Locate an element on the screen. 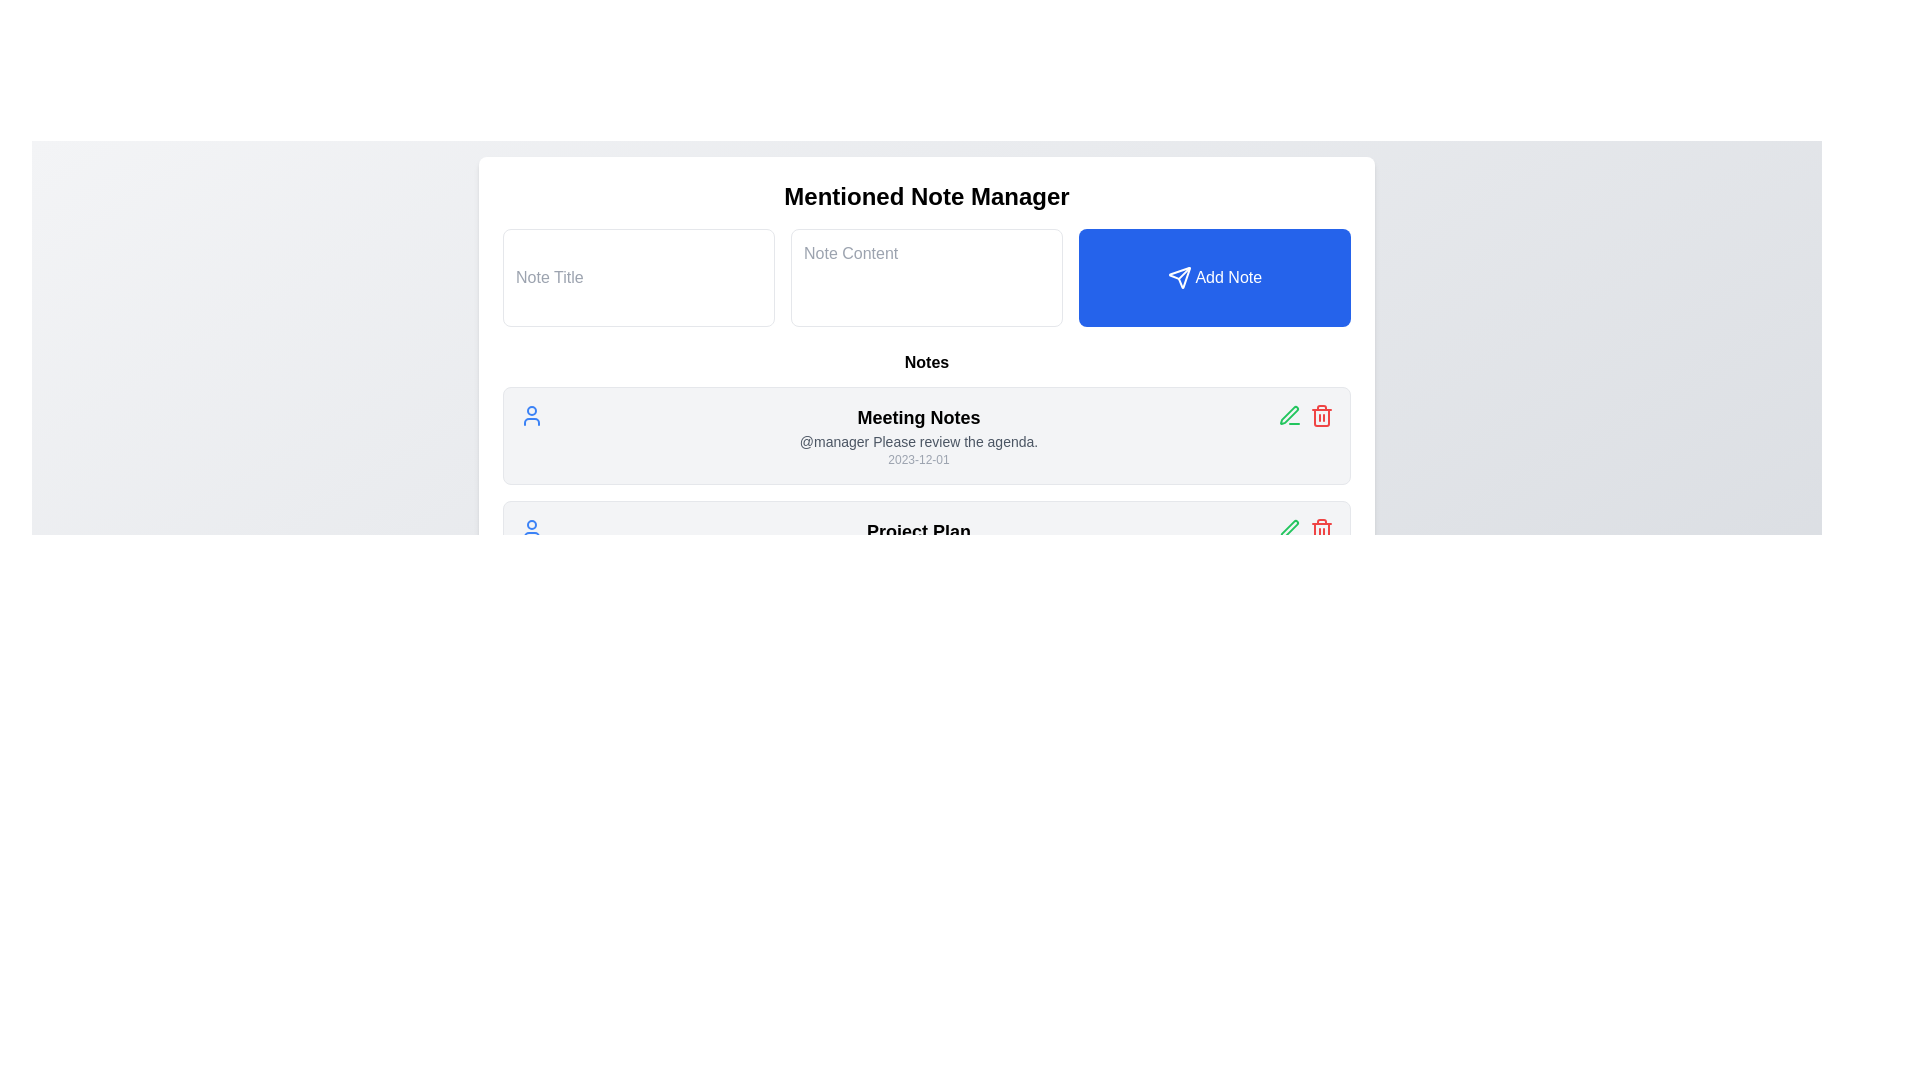 This screenshot has width=1920, height=1080. the Trash Can icon, which is positioned to the far right of a group of action icons is located at coordinates (1321, 528).